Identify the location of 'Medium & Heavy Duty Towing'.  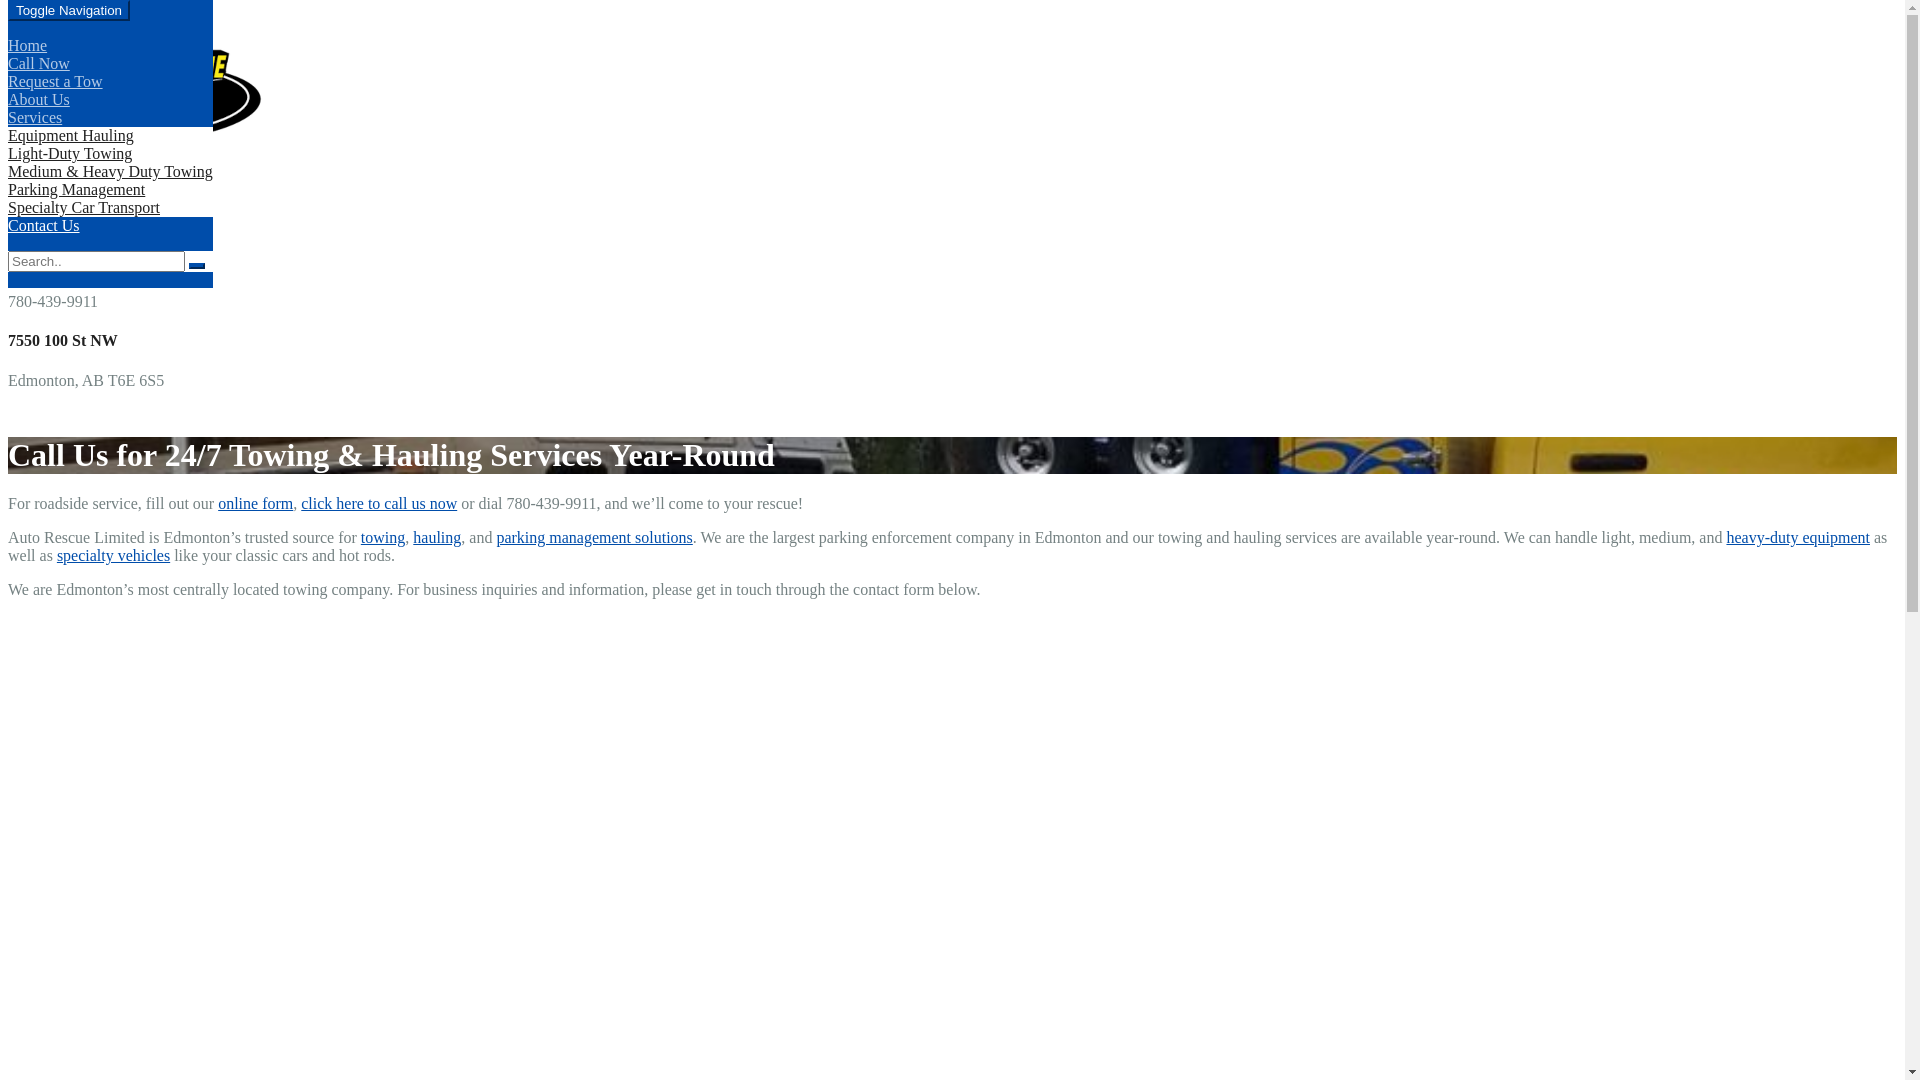
(8, 170).